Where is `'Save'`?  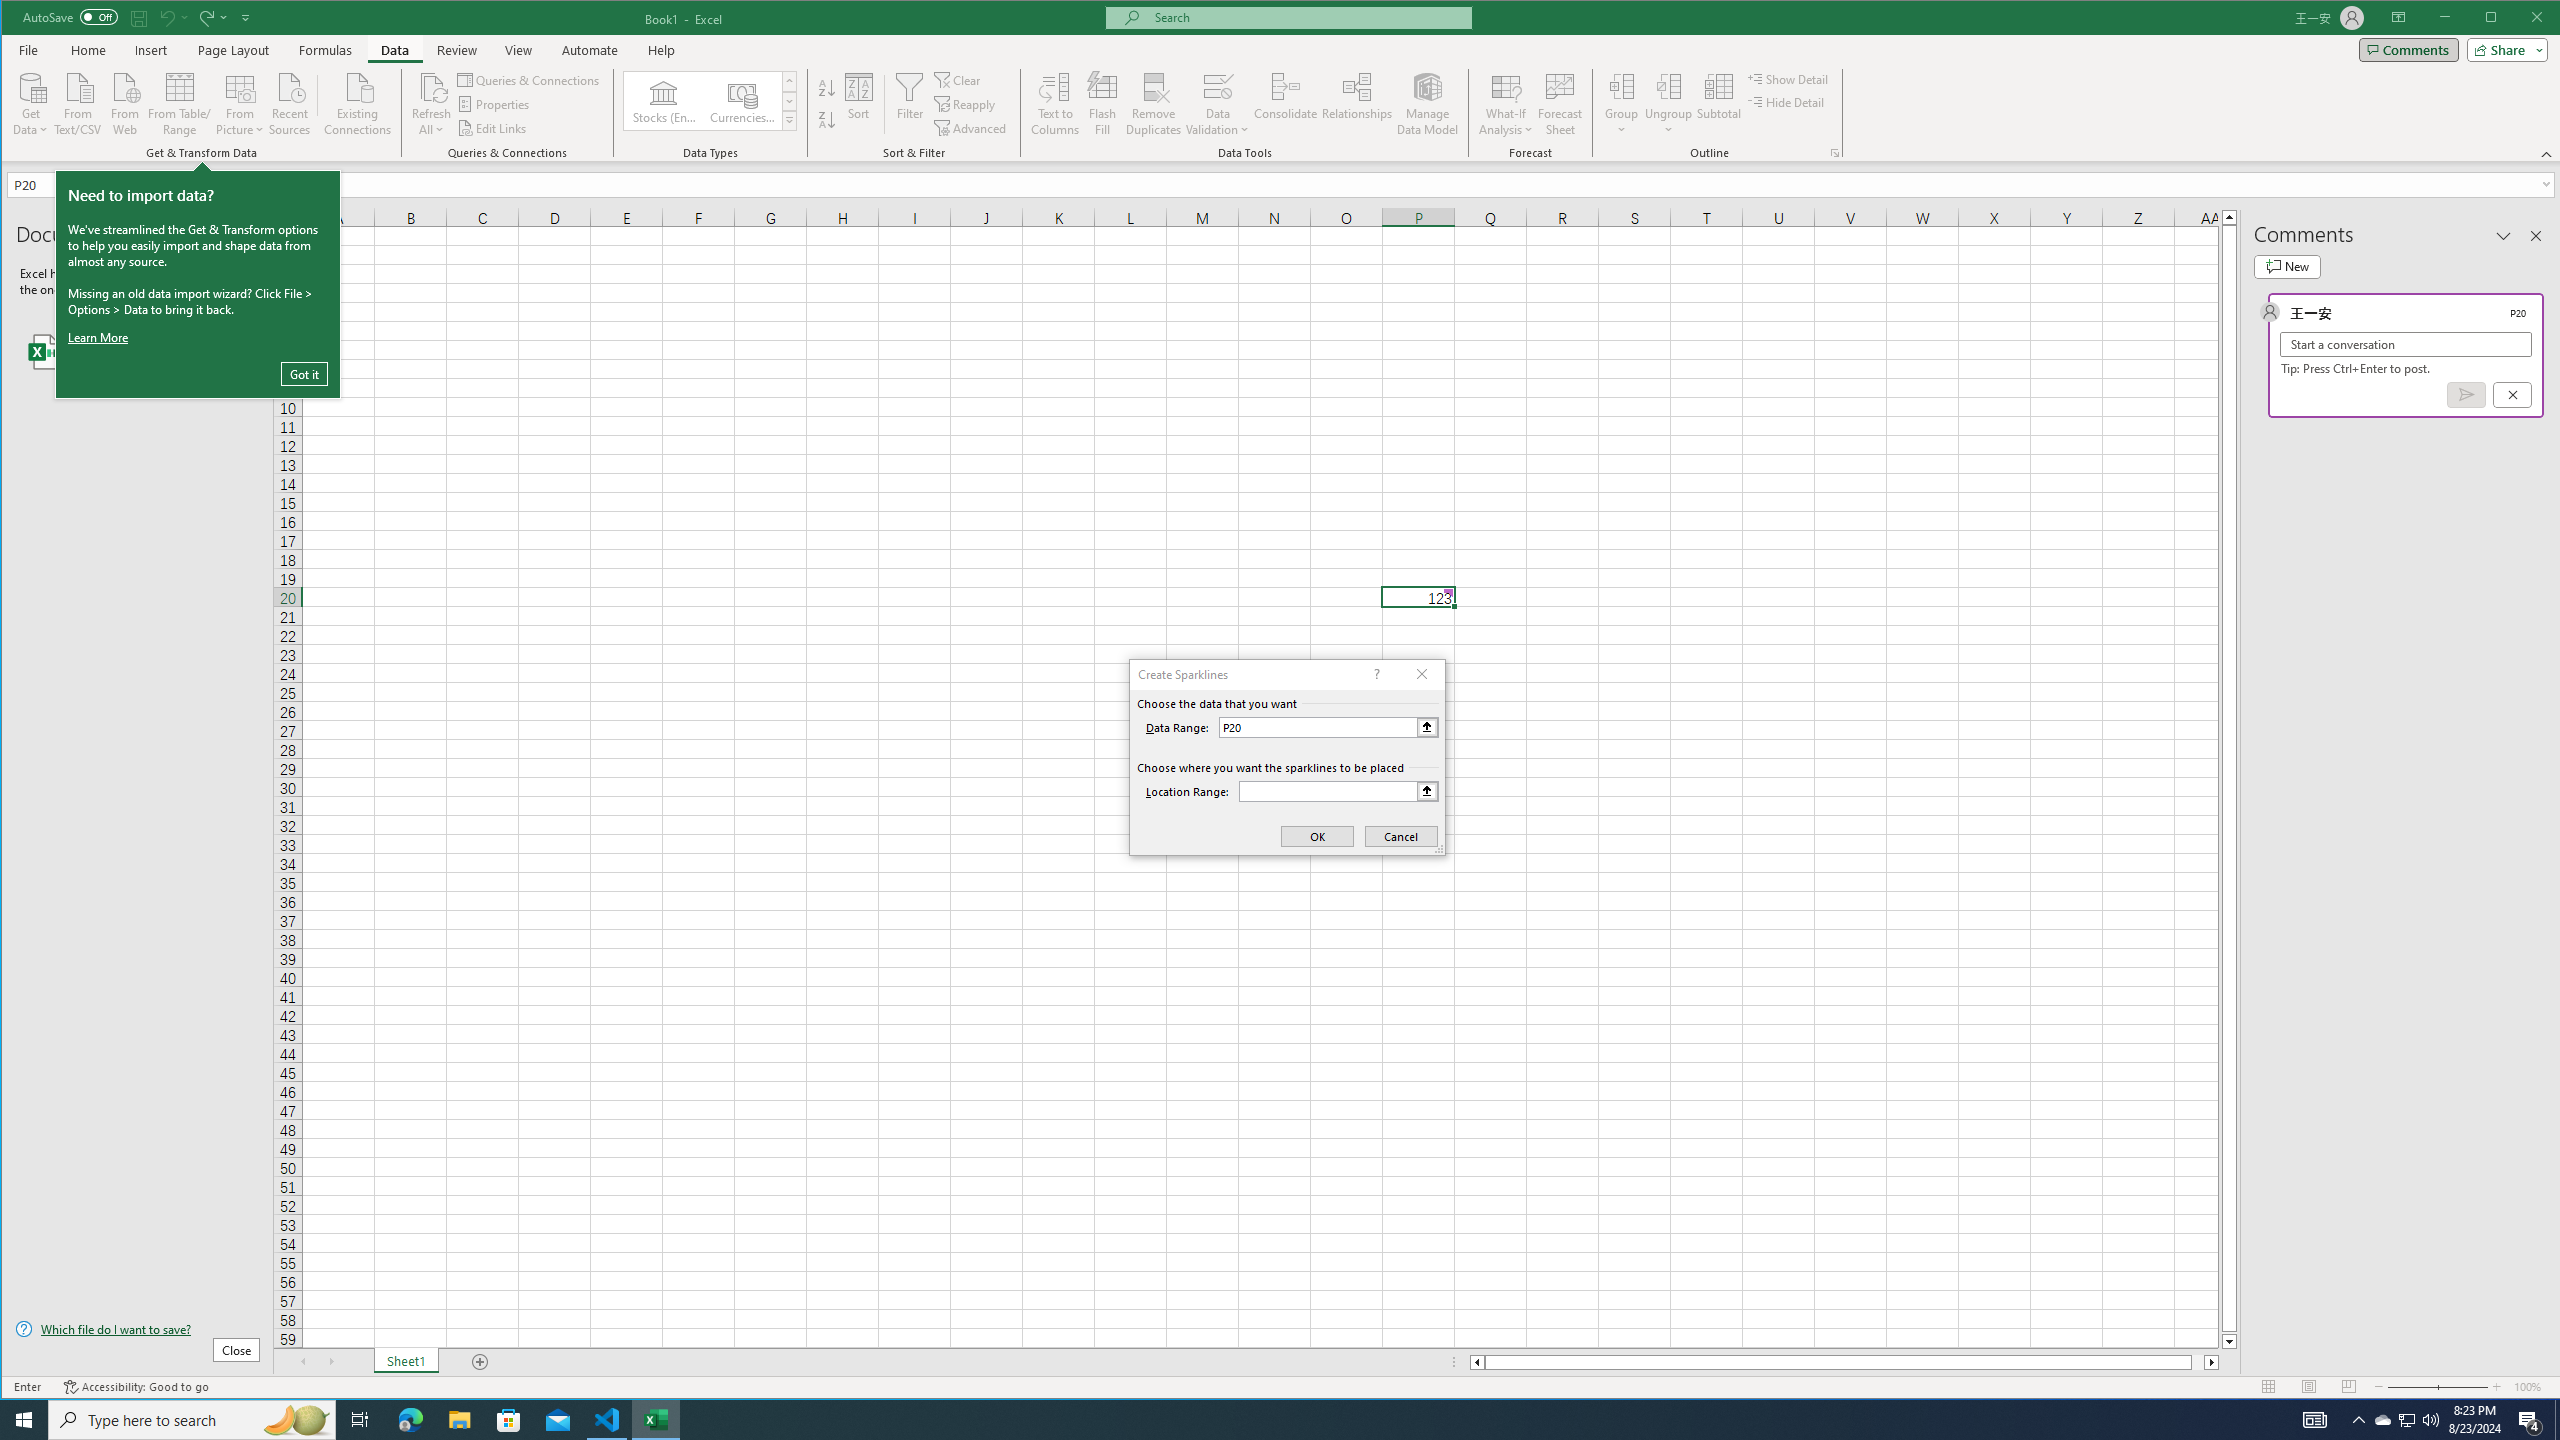
'Save' is located at coordinates (138, 16).